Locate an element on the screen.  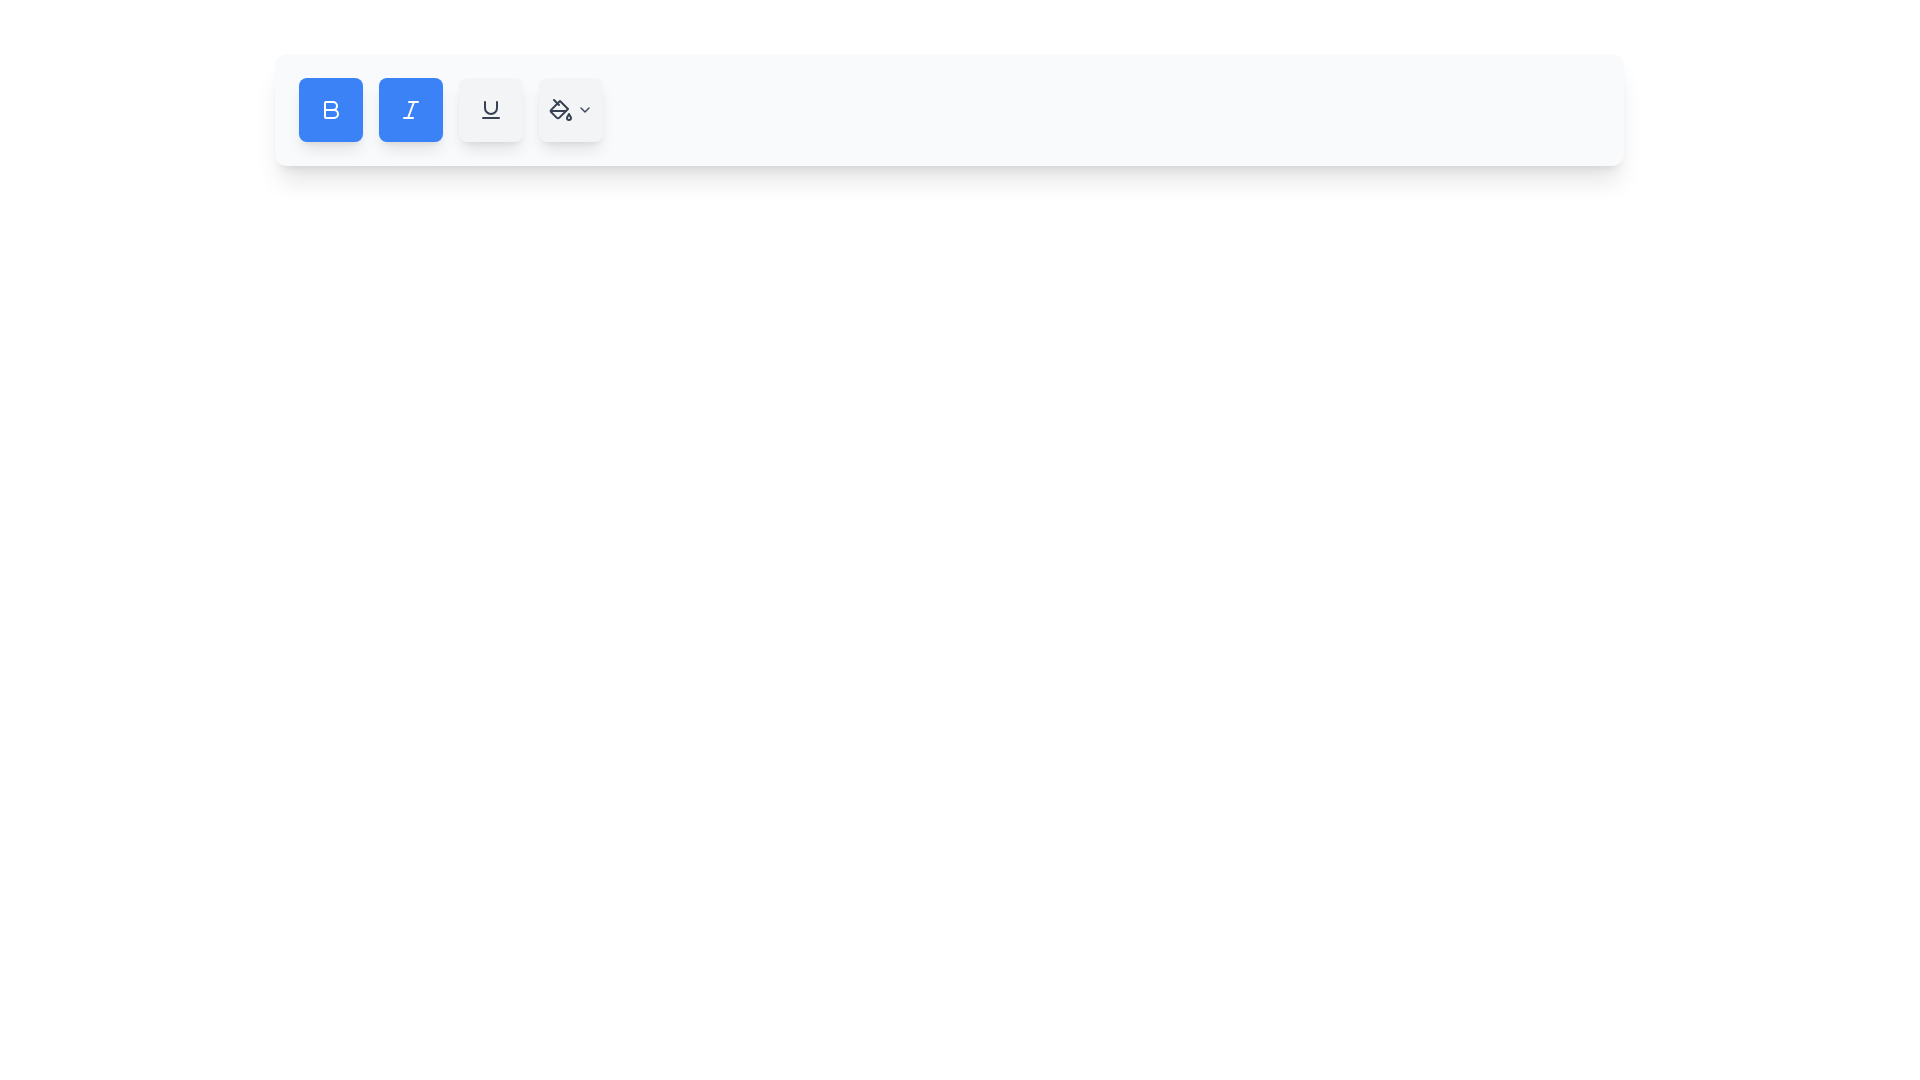
the paint bucket icon with a downward droplet, located within the 'Color' button is located at coordinates (570, 110).